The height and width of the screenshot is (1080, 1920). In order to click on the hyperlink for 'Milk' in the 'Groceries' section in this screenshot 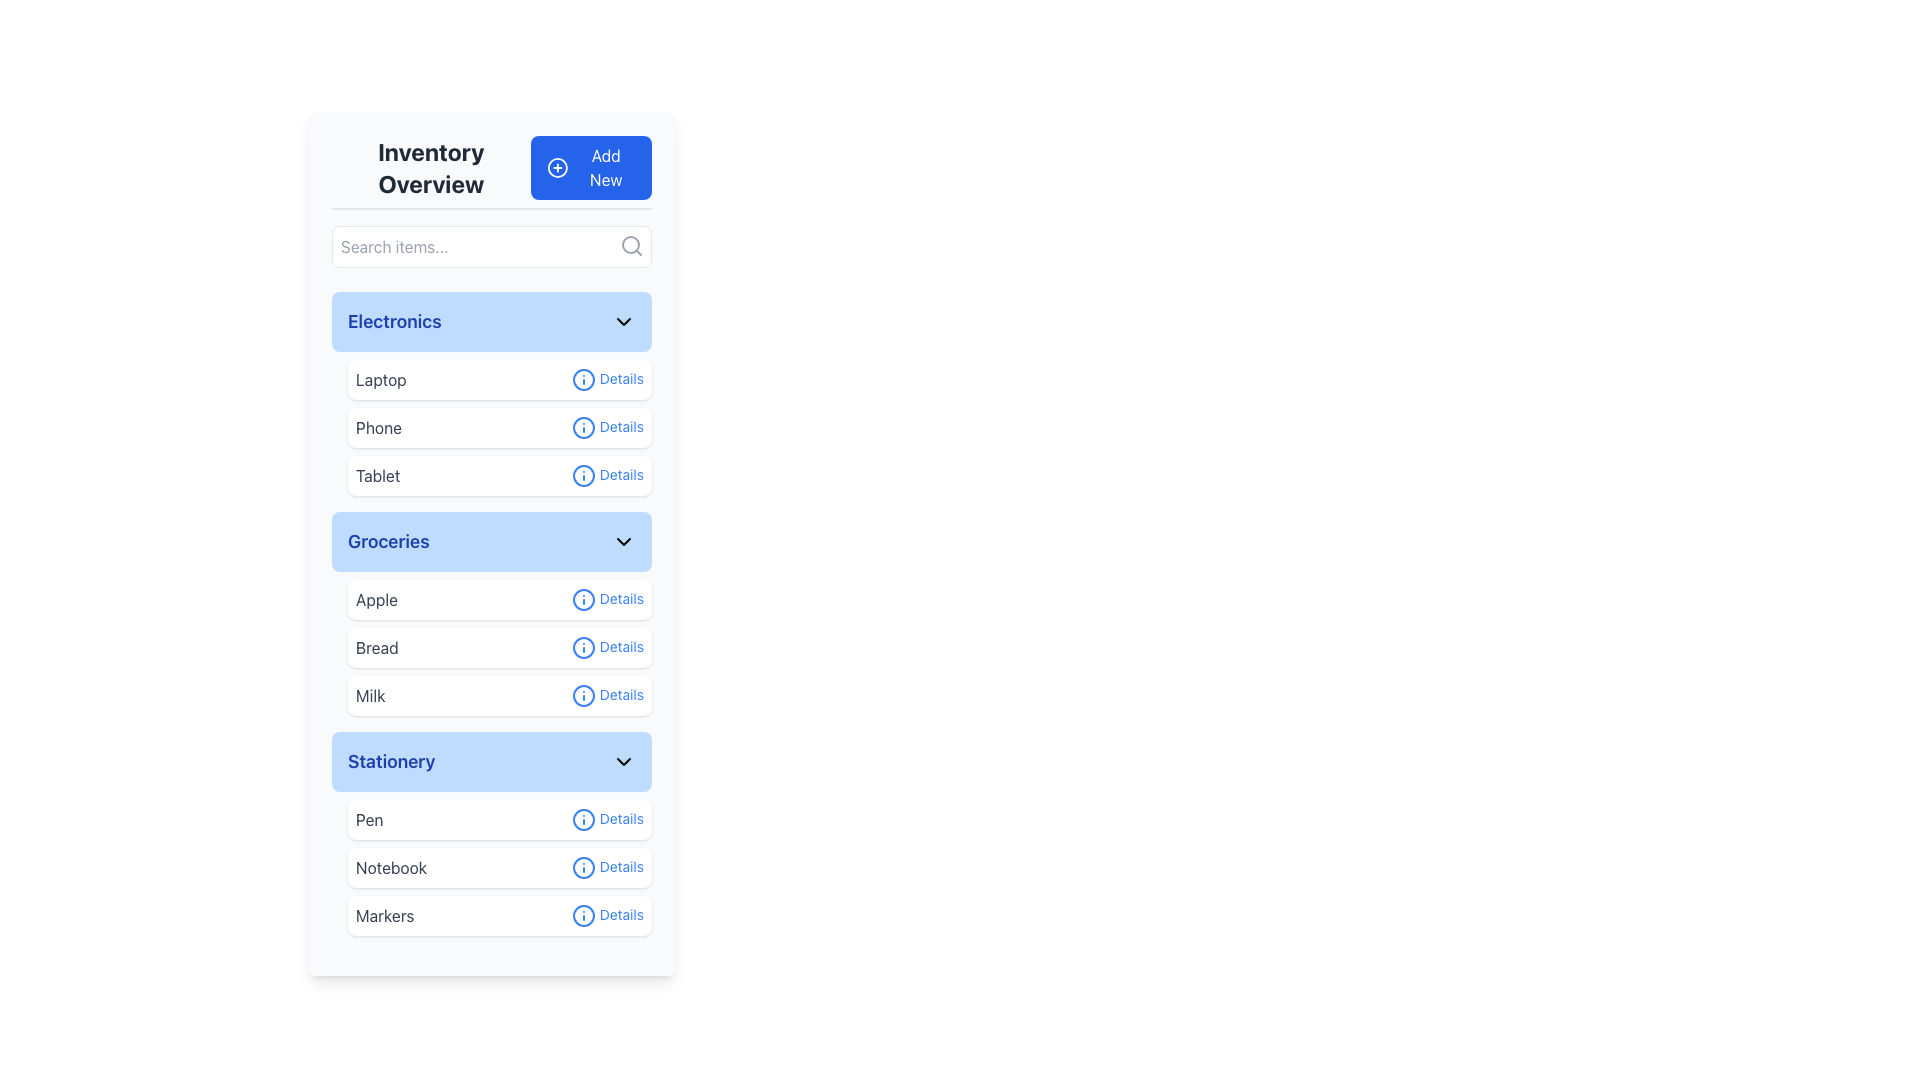, I will do `click(606, 694)`.